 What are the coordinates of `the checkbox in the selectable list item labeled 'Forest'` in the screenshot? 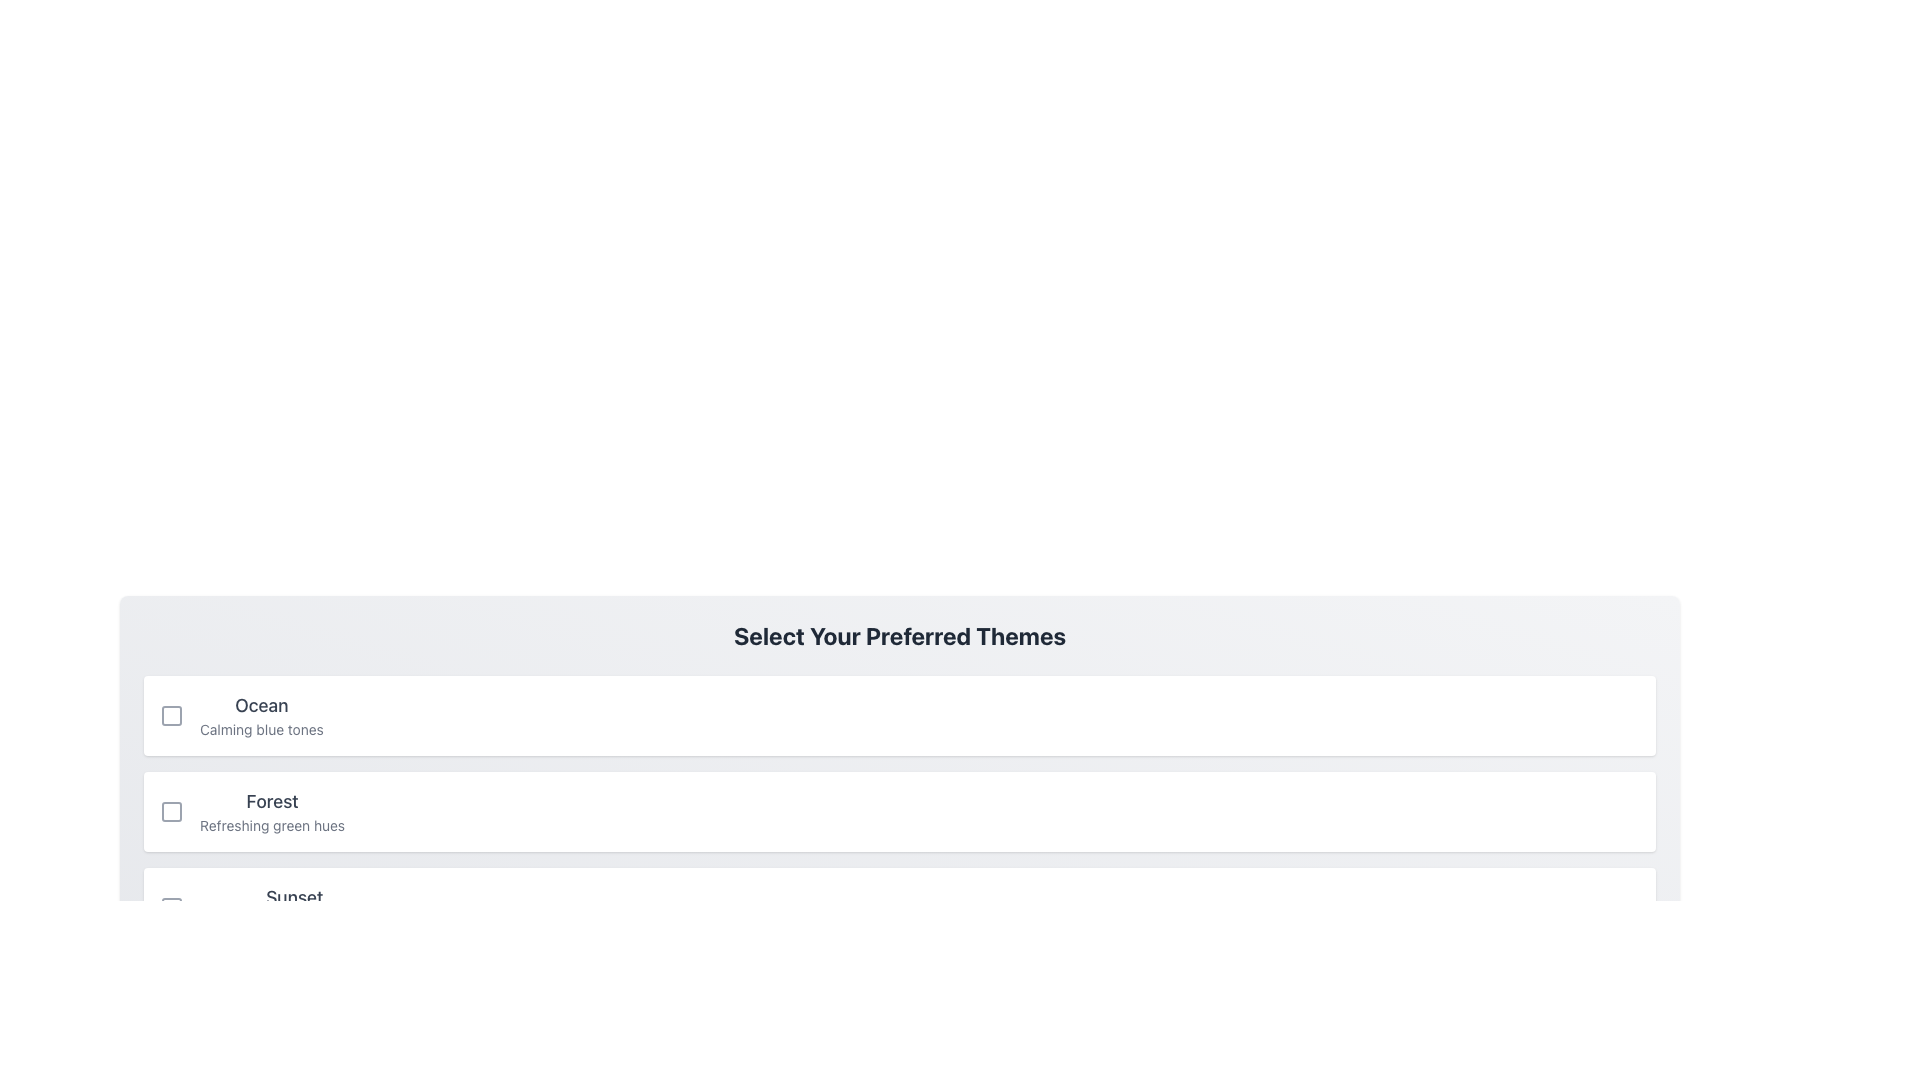 It's located at (899, 812).